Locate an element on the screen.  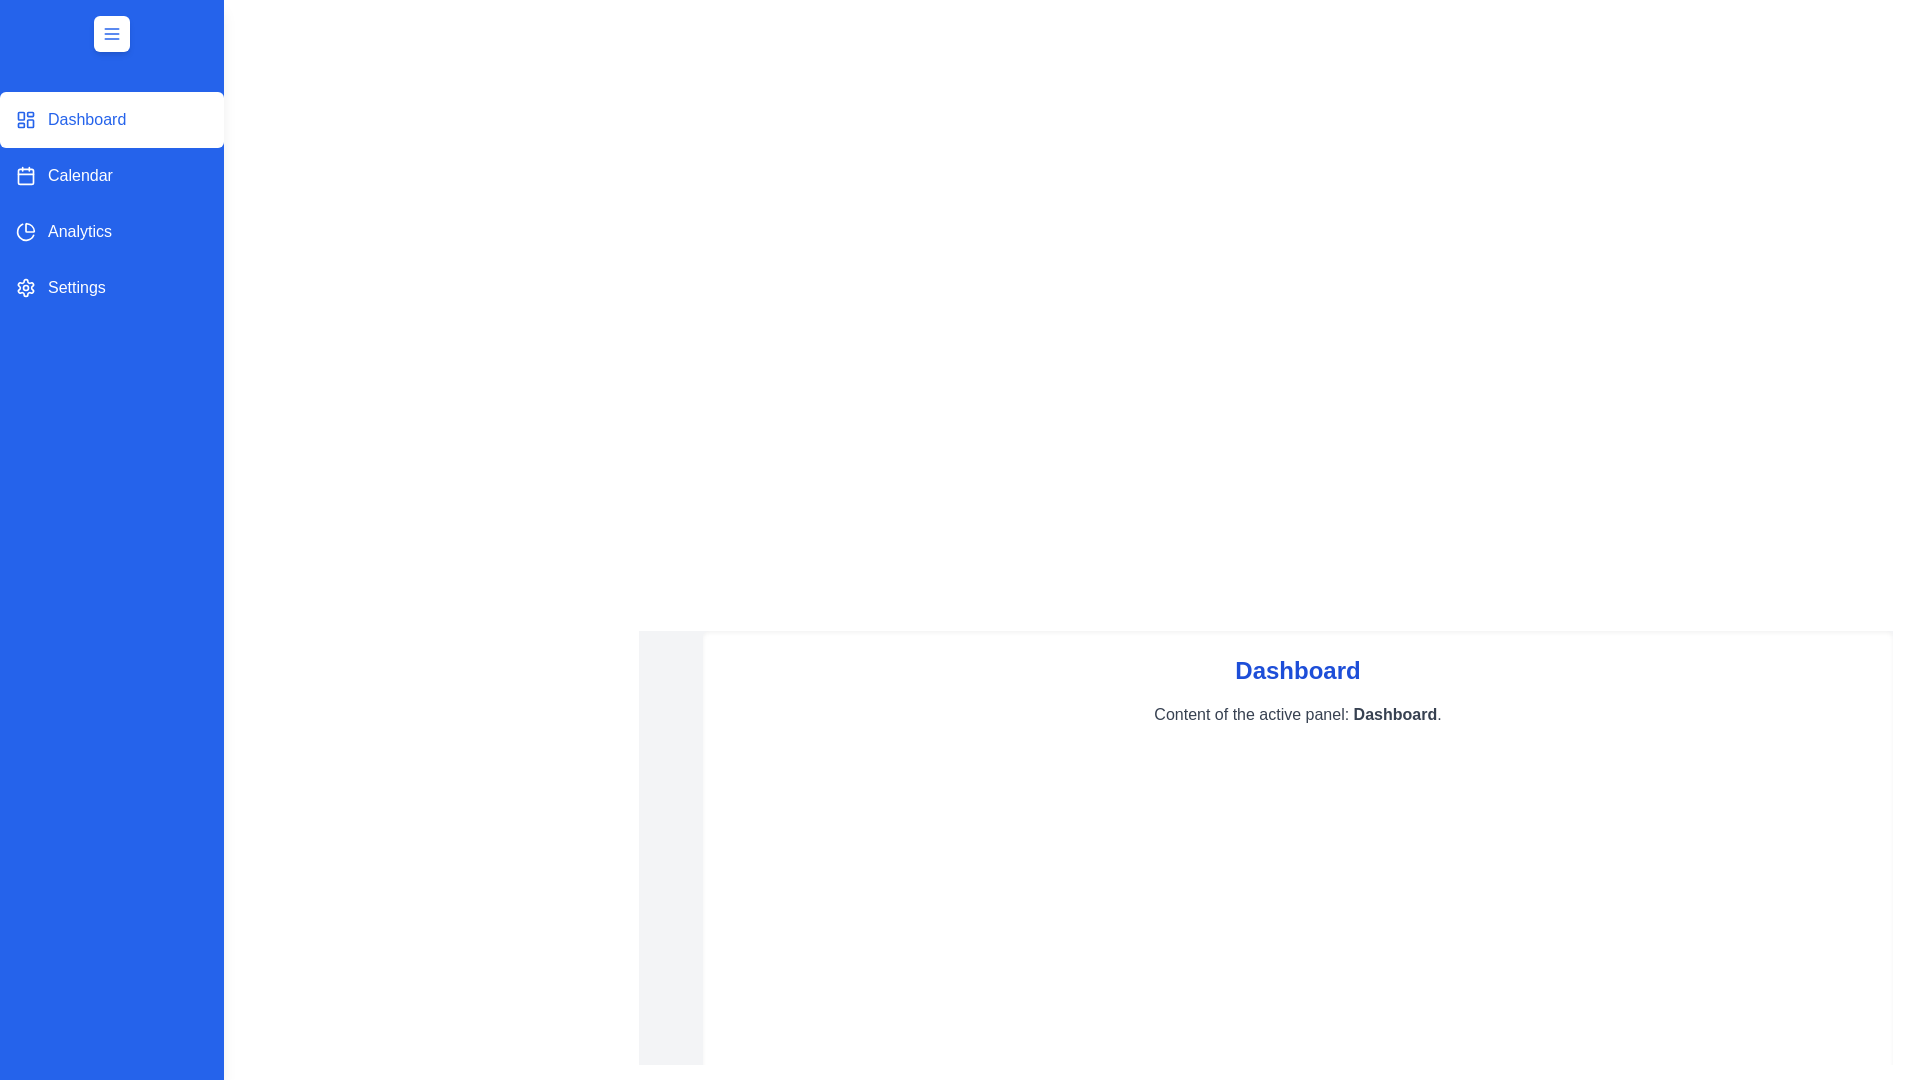
the panel labeled Settings in the sidebar is located at coordinates (110, 288).